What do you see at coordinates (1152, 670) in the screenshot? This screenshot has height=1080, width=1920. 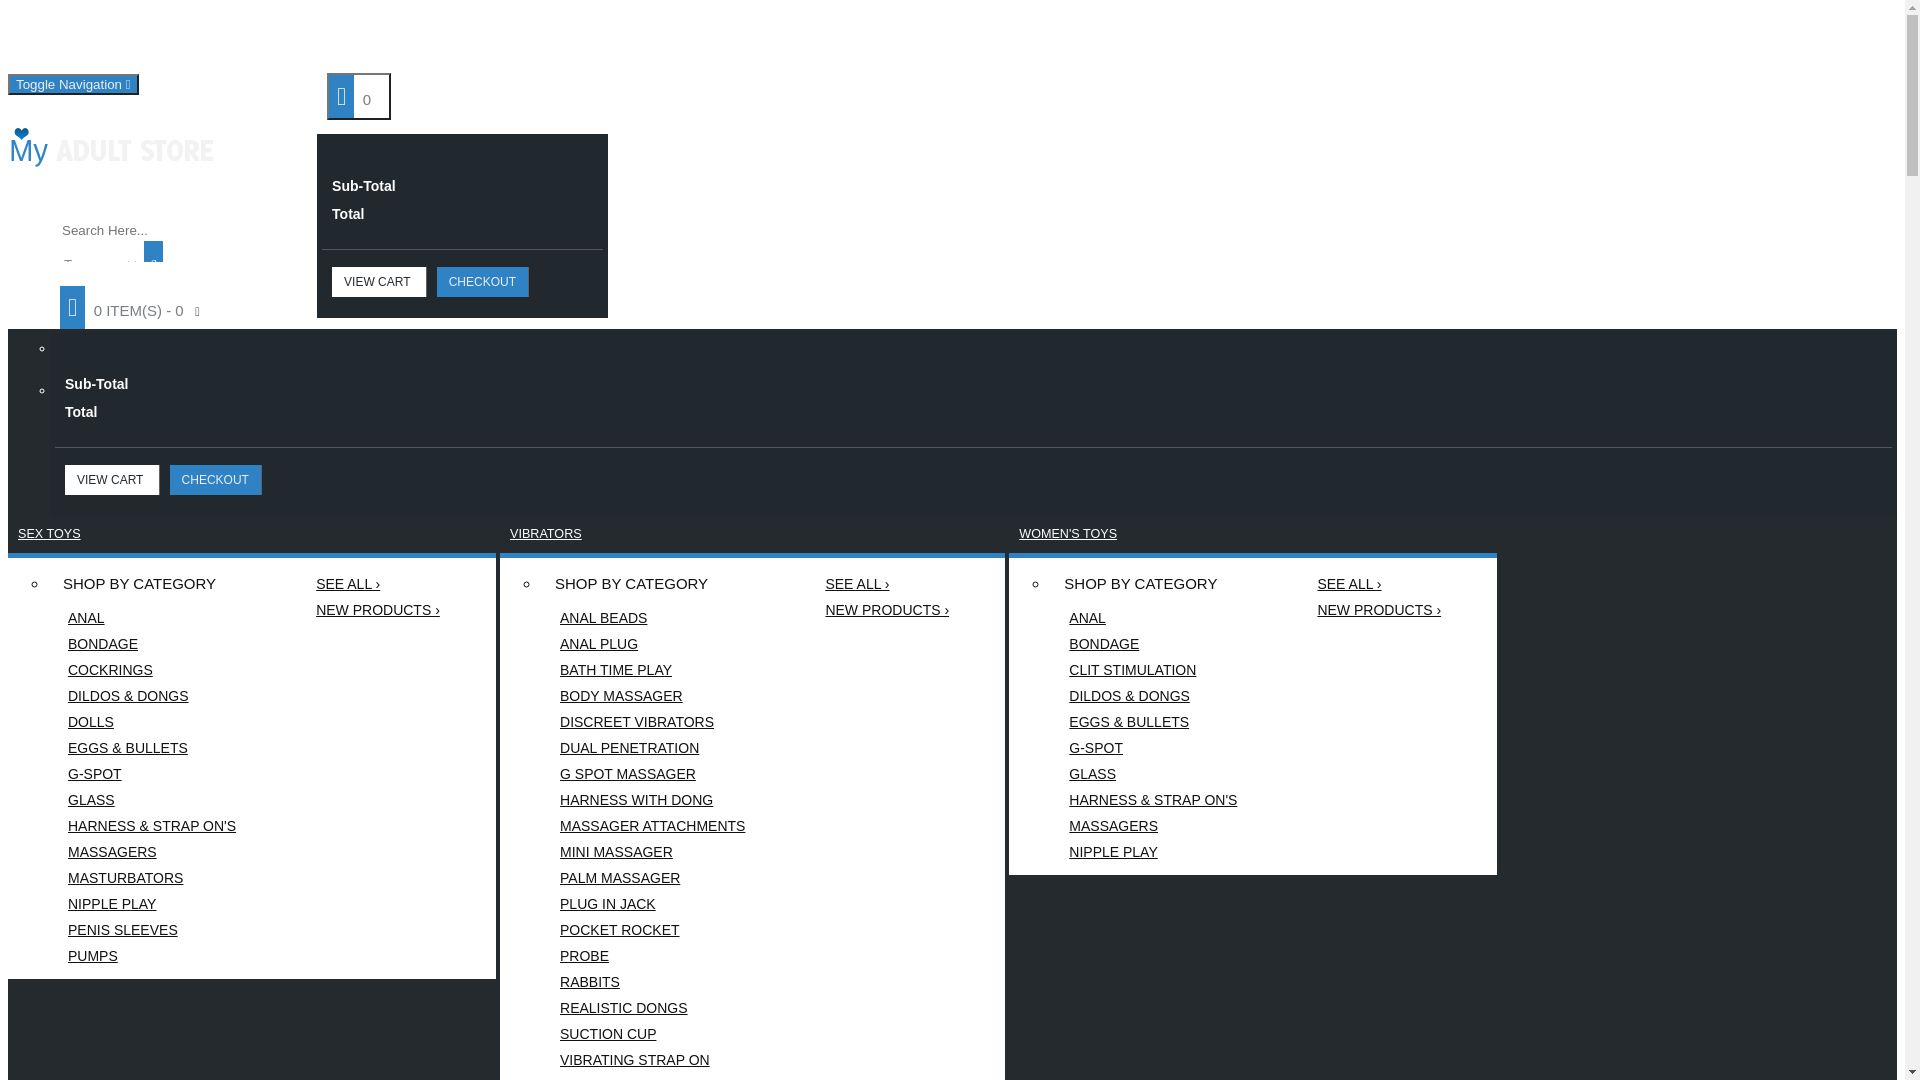 I see `'CLIT STIMULATION'` at bounding box center [1152, 670].